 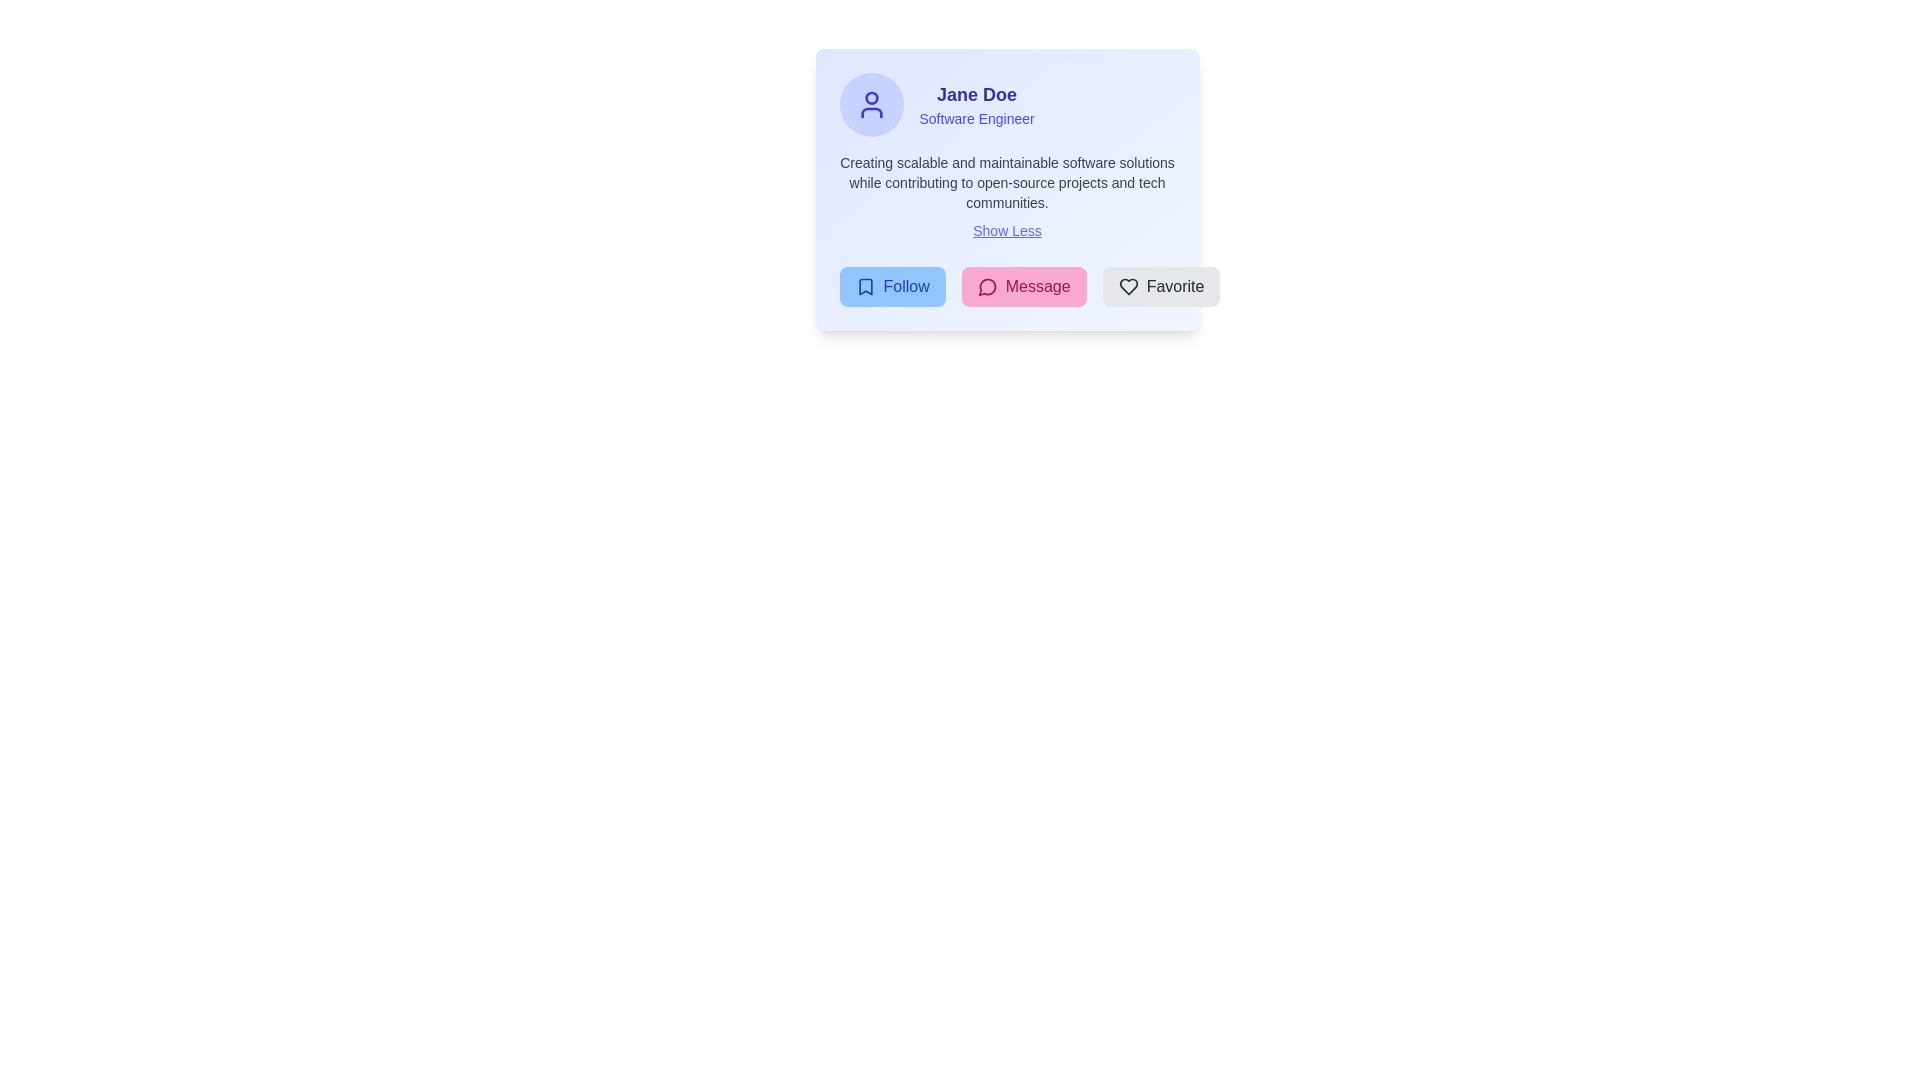 I want to click on the bookmark icon, which is part of the 'Follow' button located in the bottom-left corner of the user information card, adjacent to the text 'Follow', so click(x=865, y=286).